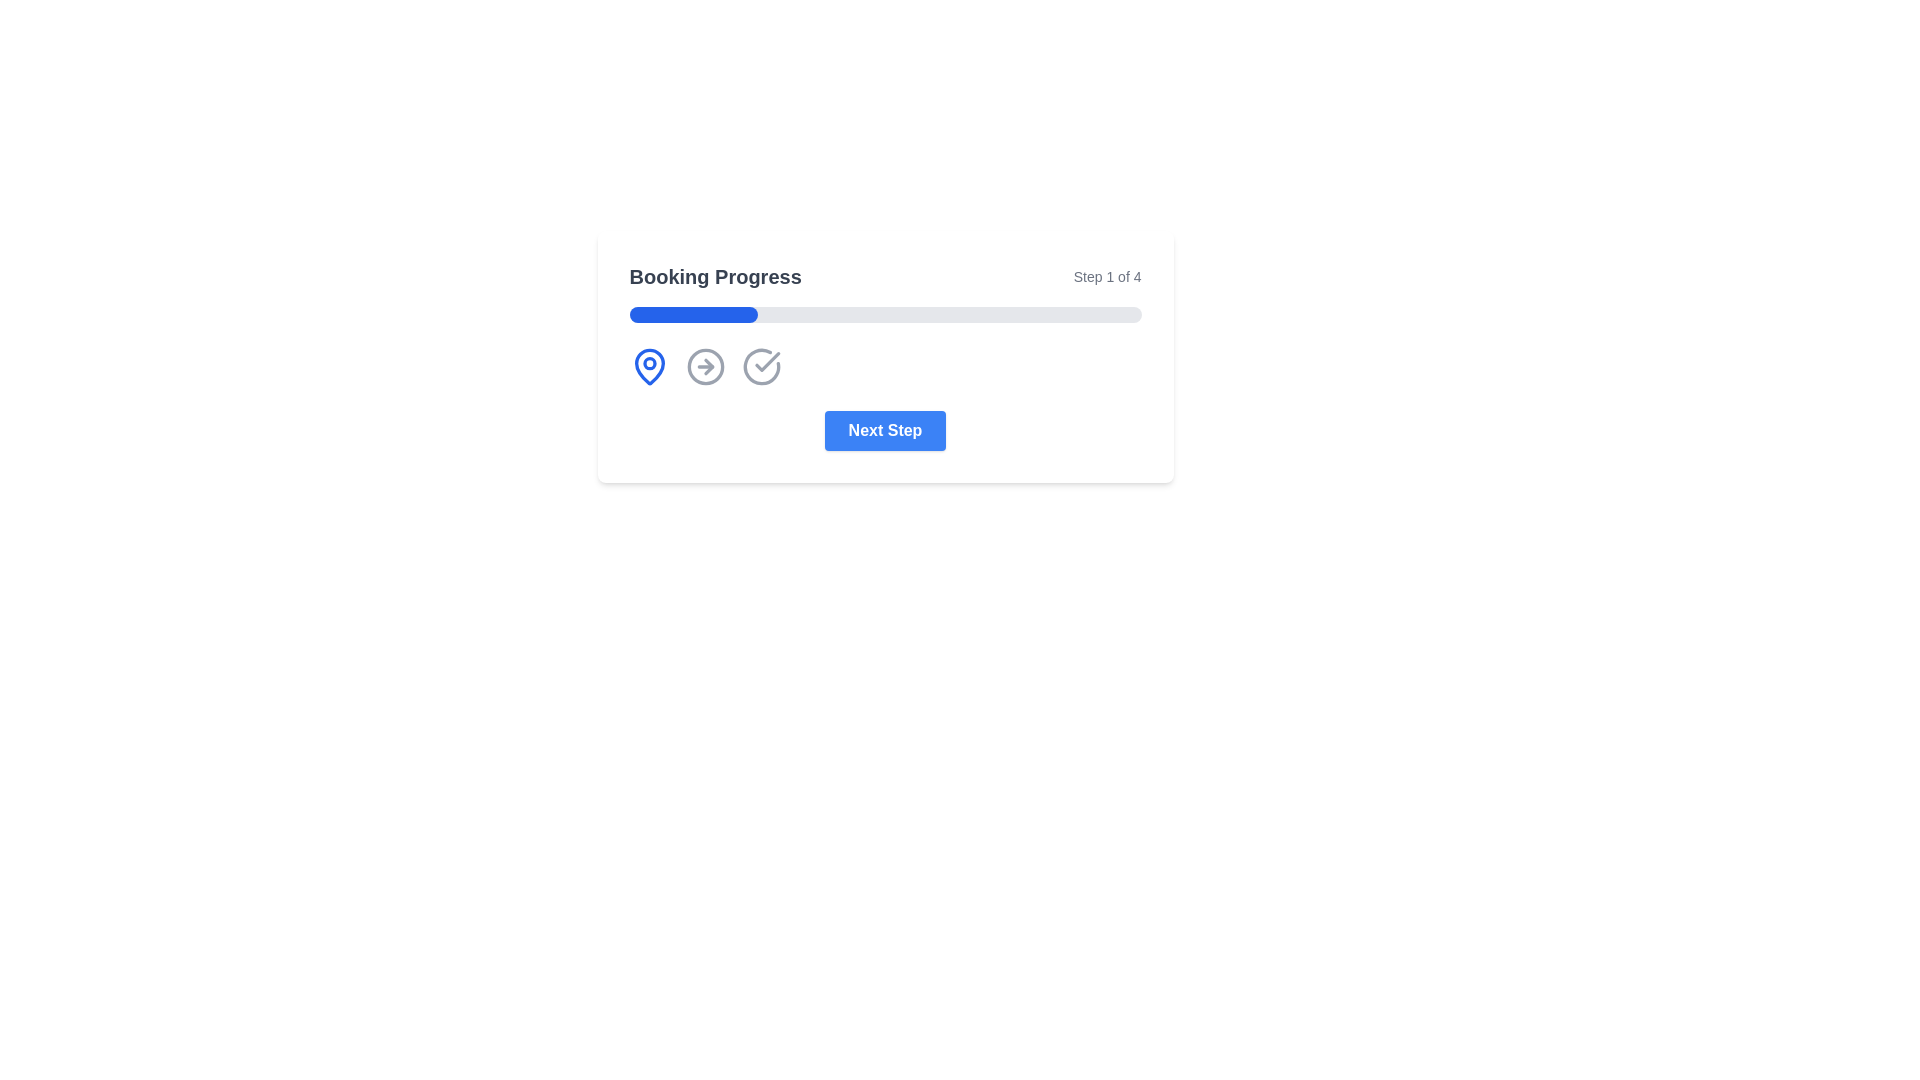 The width and height of the screenshot is (1920, 1080). What do you see at coordinates (715, 277) in the screenshot?
I see `the 'Booking Progress' text label, which serves as a title indicating the current section of the interface` at bounding box center [715, 277].